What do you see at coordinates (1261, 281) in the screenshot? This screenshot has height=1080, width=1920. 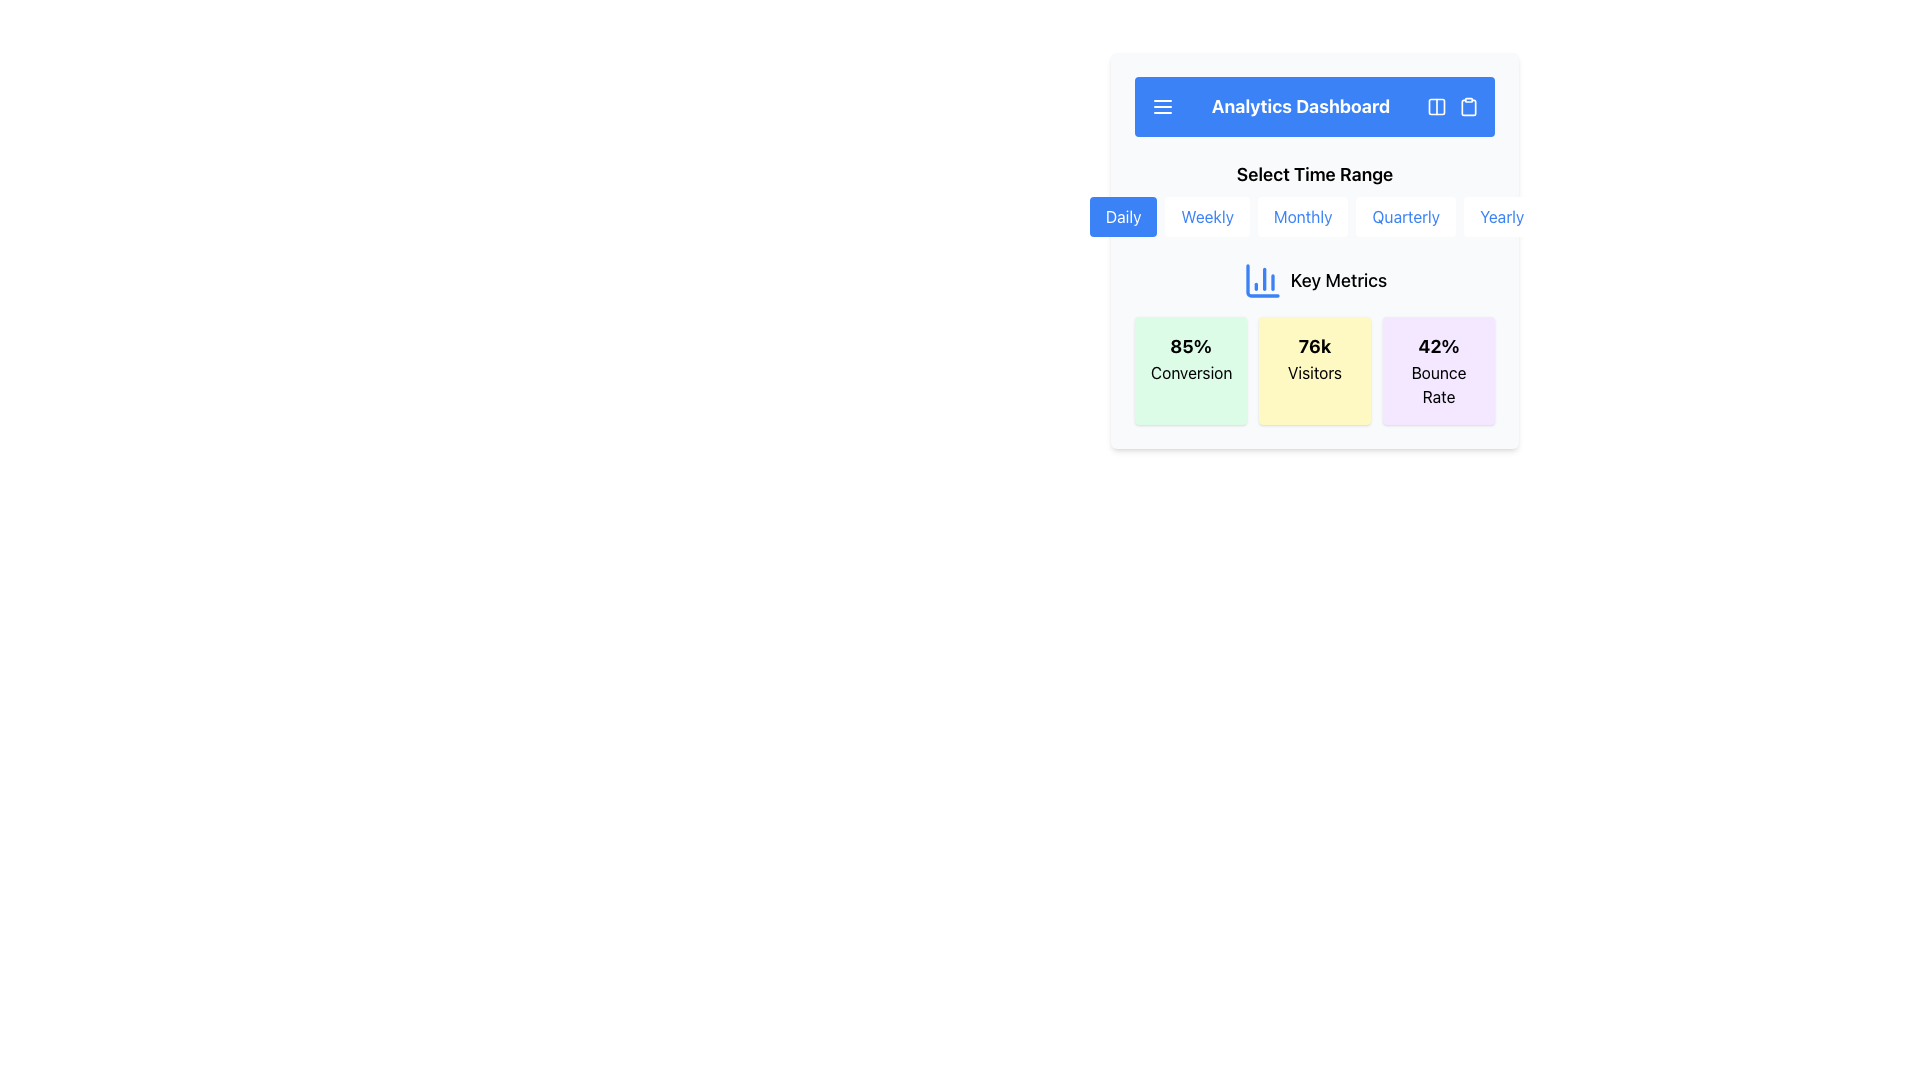 I see `the top-left section of the SVG icon representing a column chart adjacent to the 'Key Metrics' label` at bounding box center [1261, 281].